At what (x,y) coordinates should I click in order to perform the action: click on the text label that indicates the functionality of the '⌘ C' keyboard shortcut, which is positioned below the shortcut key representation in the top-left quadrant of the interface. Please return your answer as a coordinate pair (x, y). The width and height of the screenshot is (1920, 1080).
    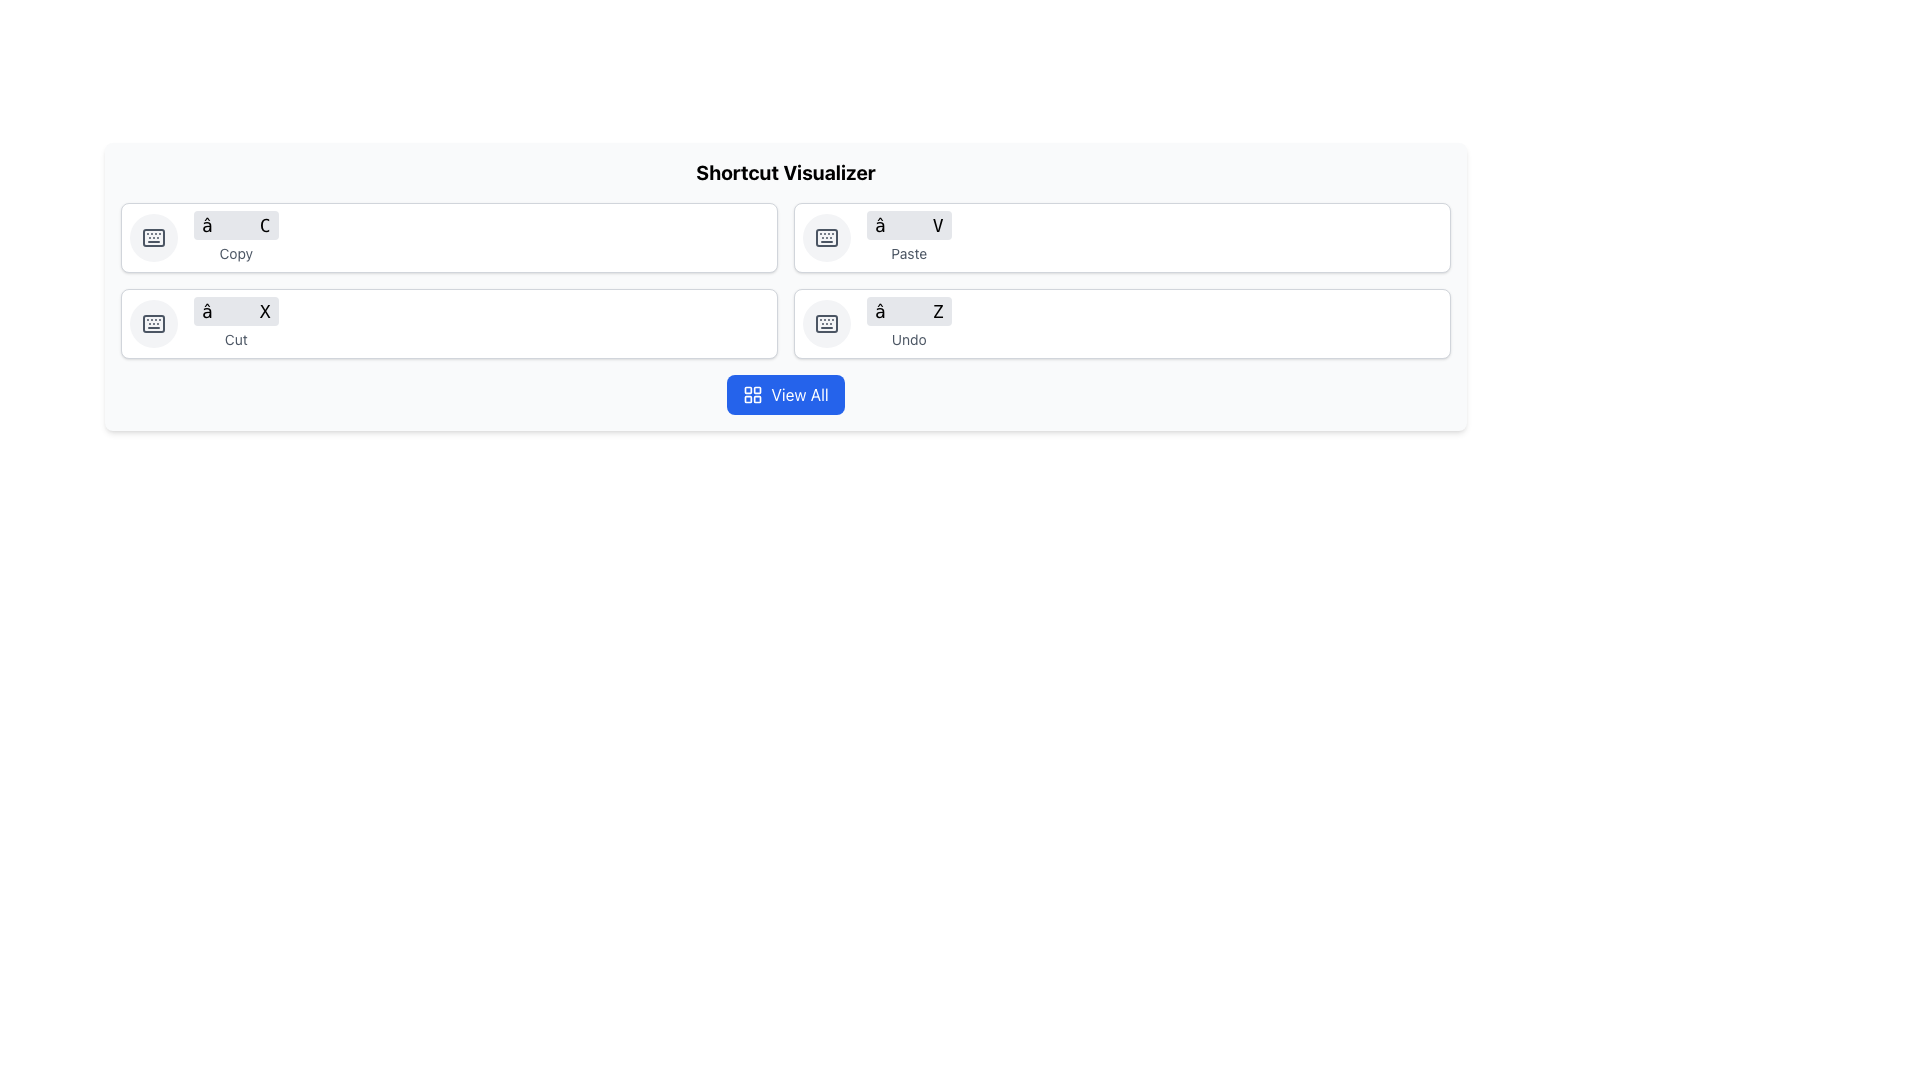
    Looking at the image, I should click on (236, 253).